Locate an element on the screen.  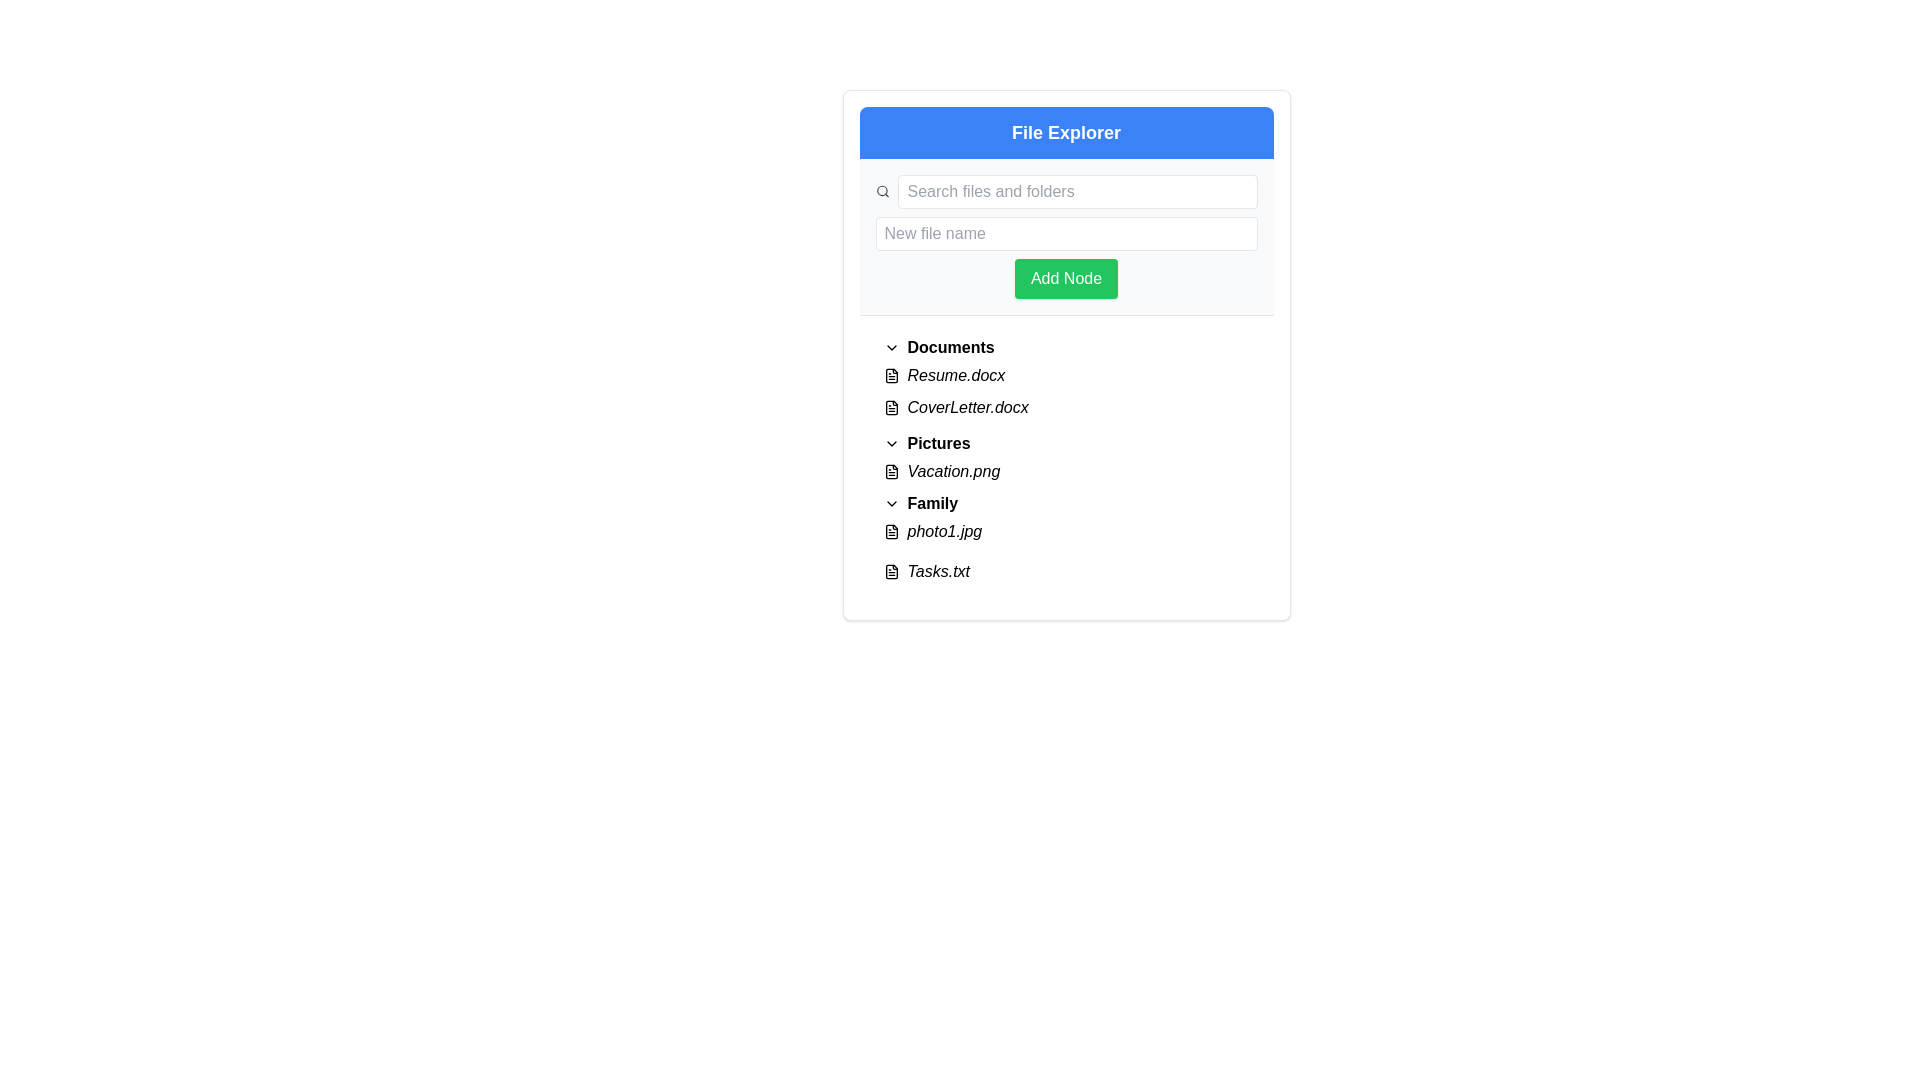
the 'Pictures' collapsible folder item in the file explorer is located at coordinates (1065, 442).